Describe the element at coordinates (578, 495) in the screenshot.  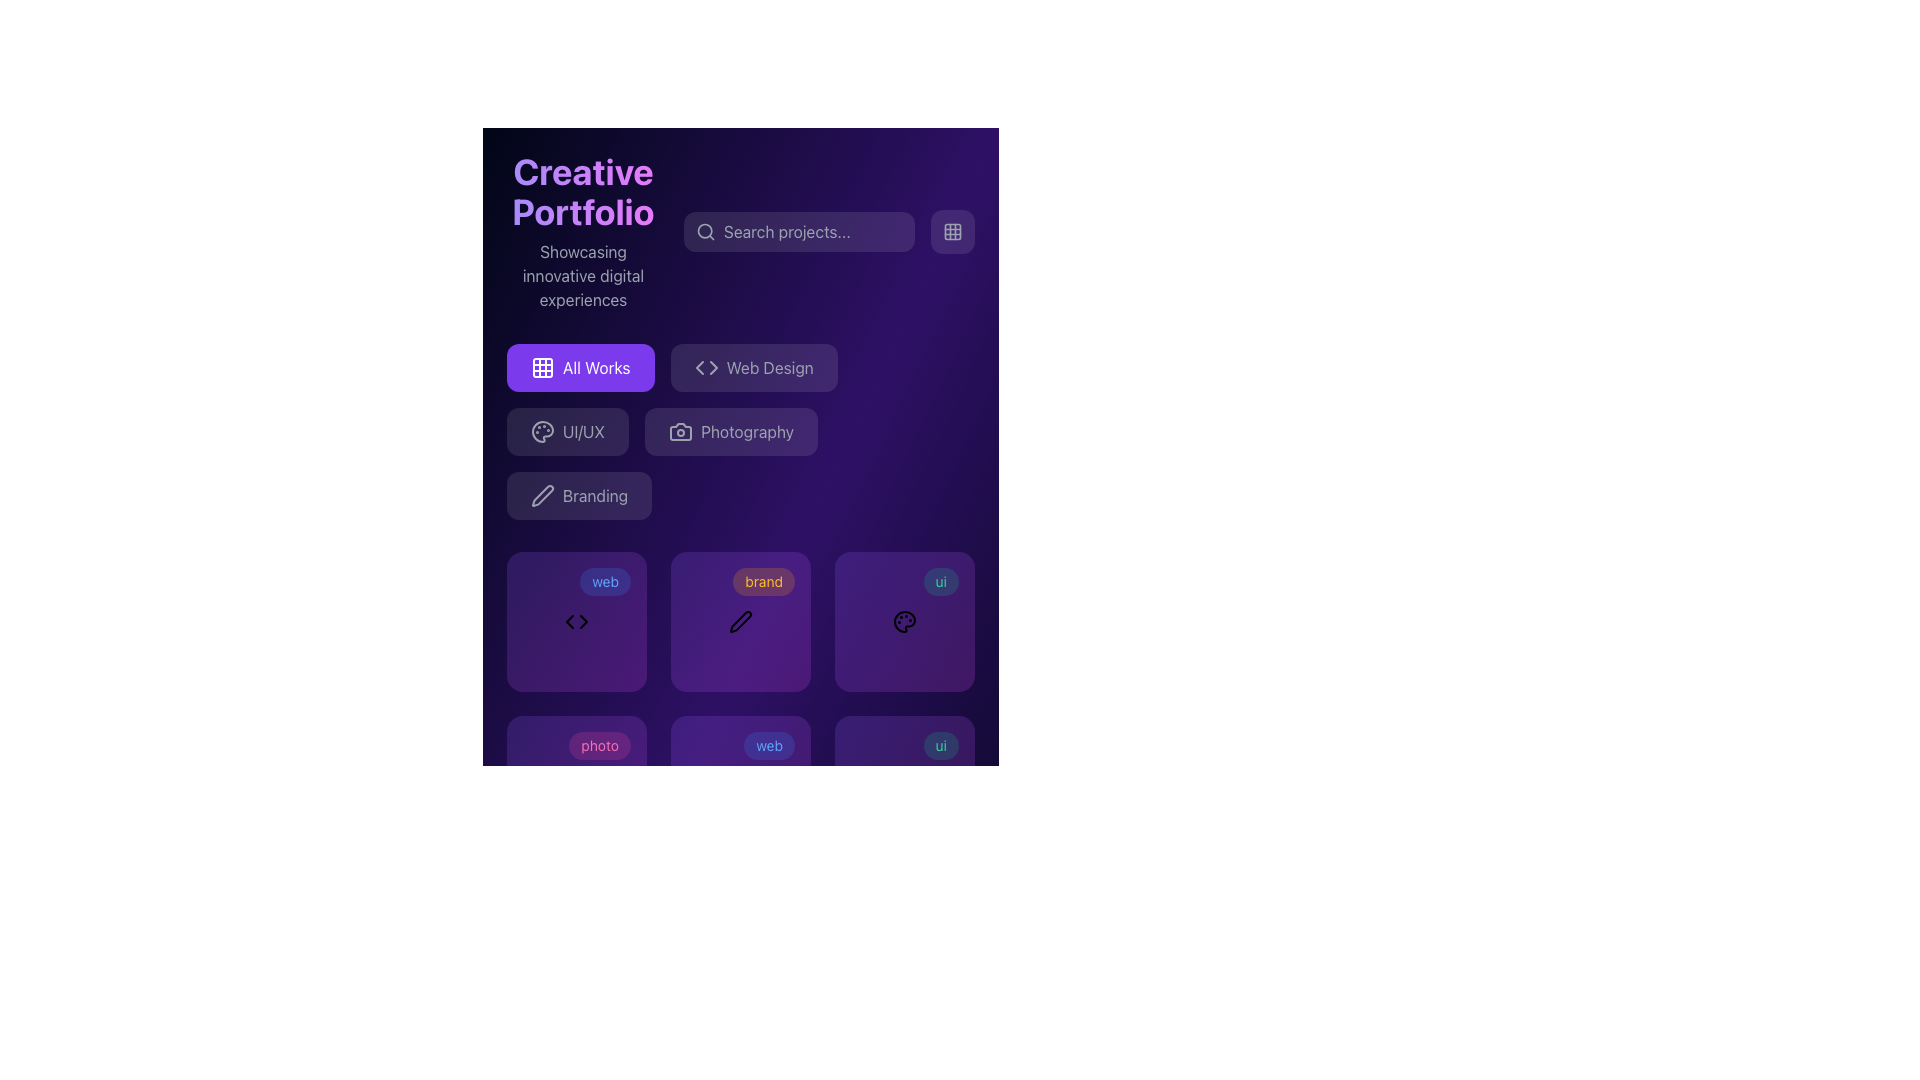
I see `the 'Branding' category filter button, which is the fifth option in a vertically oriented list of selectable options, to apply the 'Branding' category filter` at that location.